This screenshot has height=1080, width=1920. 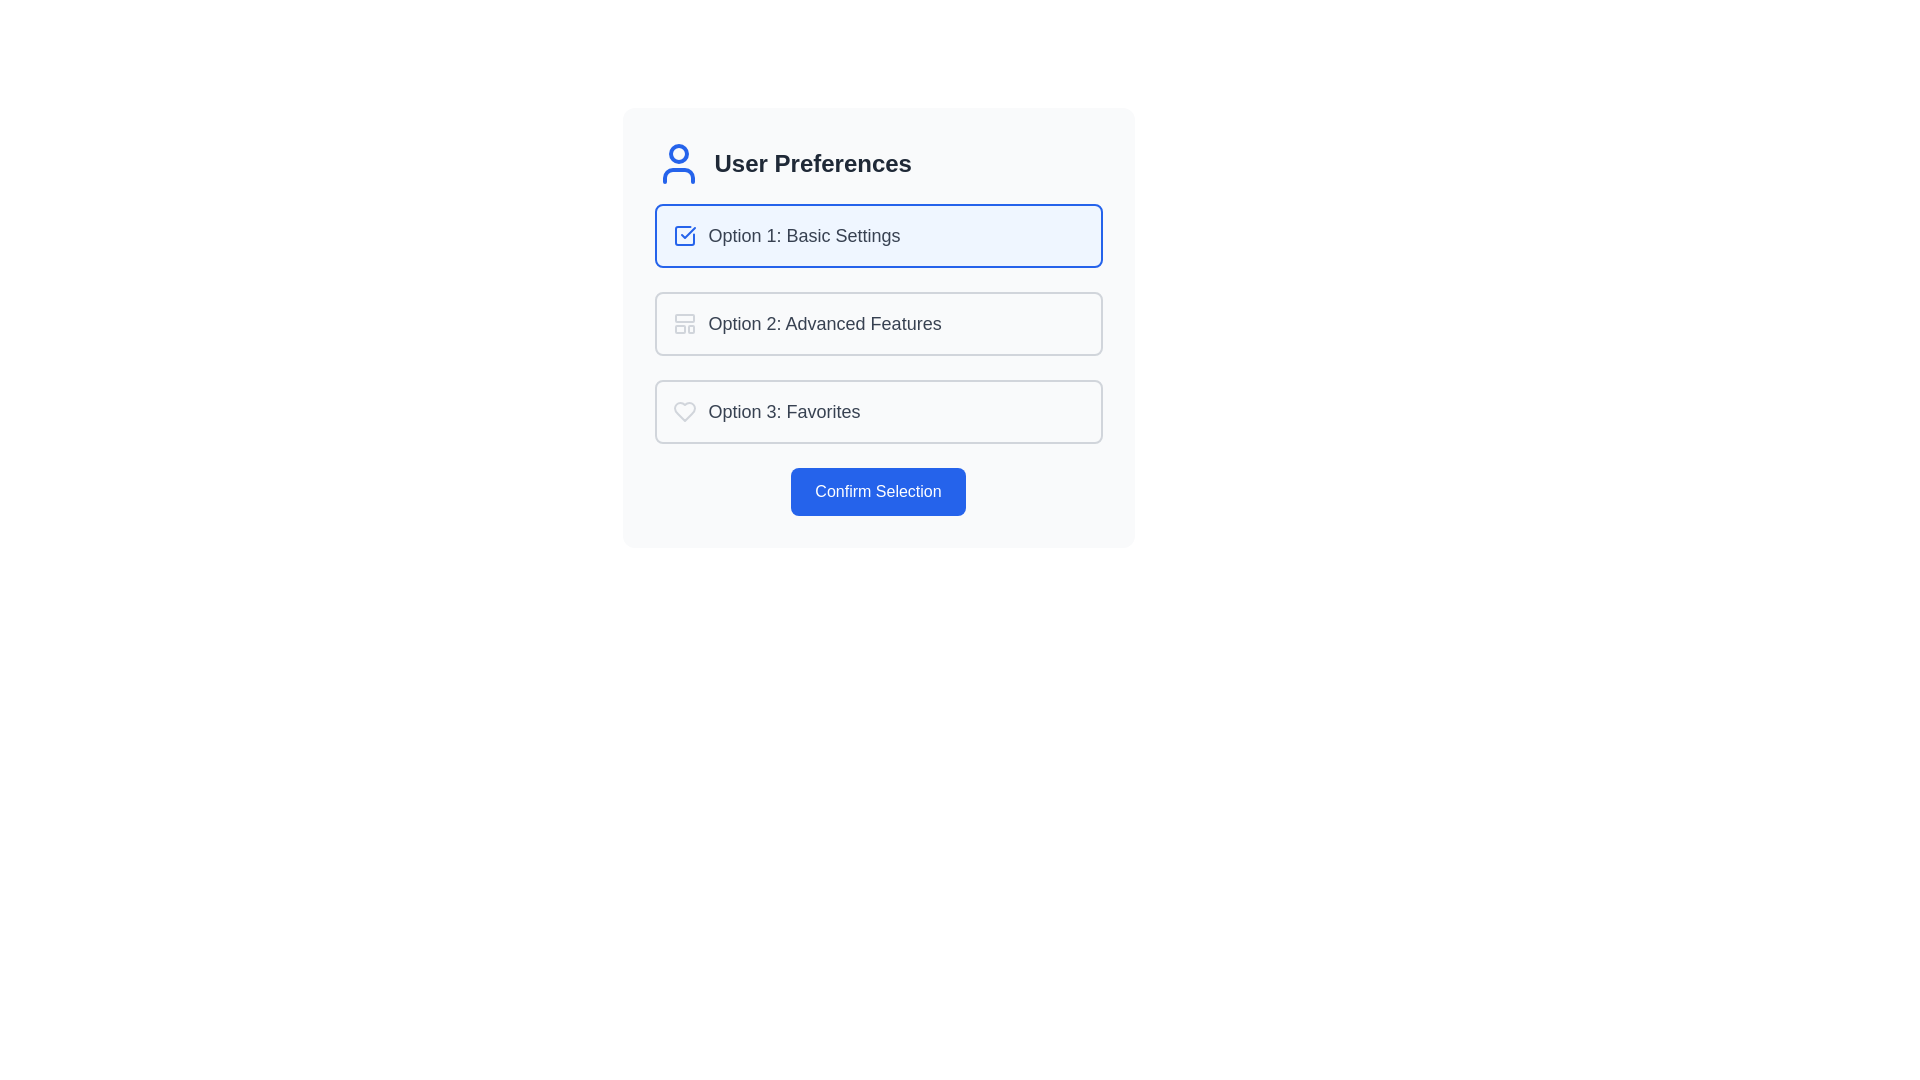 What do you see at coordinates (878, 492) in the screenshot?
I see `the confirmation button located centrally at the bottom of the 'User Preferences' section` at bounding box center [878, 492].